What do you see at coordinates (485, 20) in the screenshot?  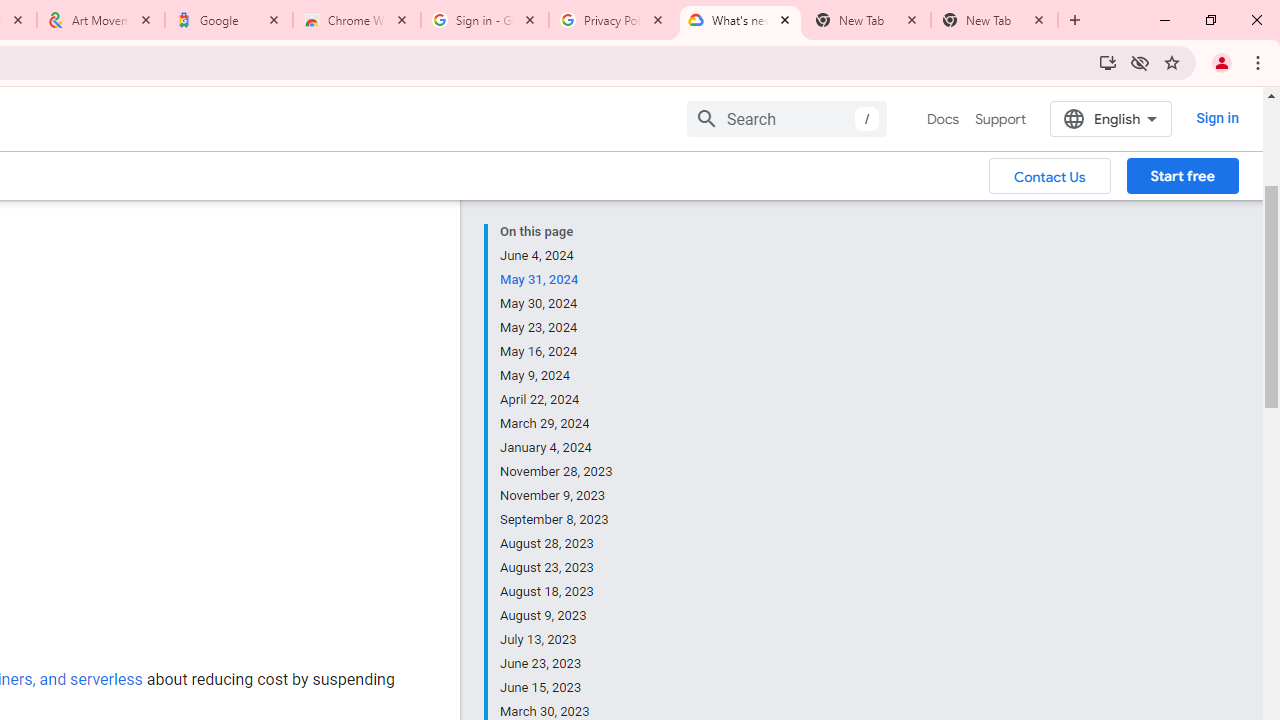 I see `'Sign in - Google Accounts'` at bounding box center [485, 20].